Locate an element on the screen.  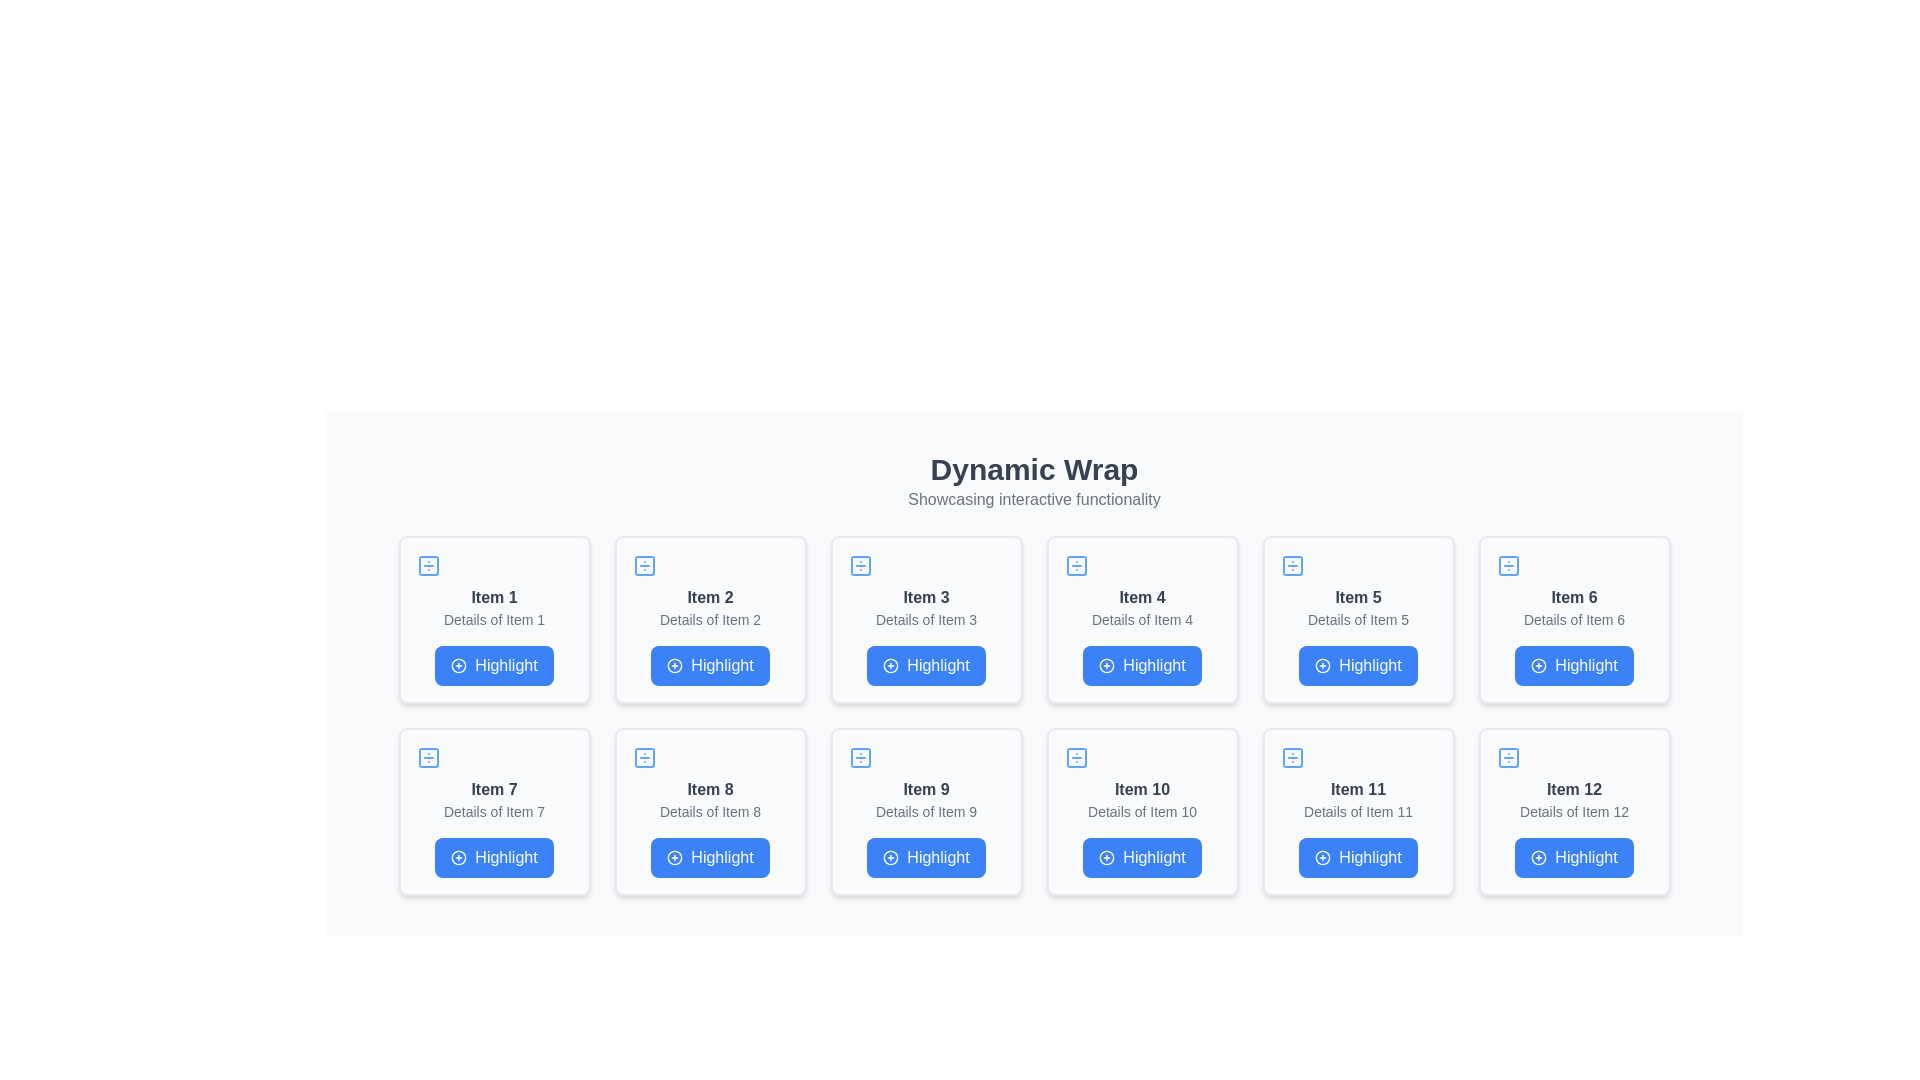
the top-left icon with a division symbol inside the card labeled 'Item 12', which is located in the bottom-right corner of the grid layout is located at coordinates (1508, 758).